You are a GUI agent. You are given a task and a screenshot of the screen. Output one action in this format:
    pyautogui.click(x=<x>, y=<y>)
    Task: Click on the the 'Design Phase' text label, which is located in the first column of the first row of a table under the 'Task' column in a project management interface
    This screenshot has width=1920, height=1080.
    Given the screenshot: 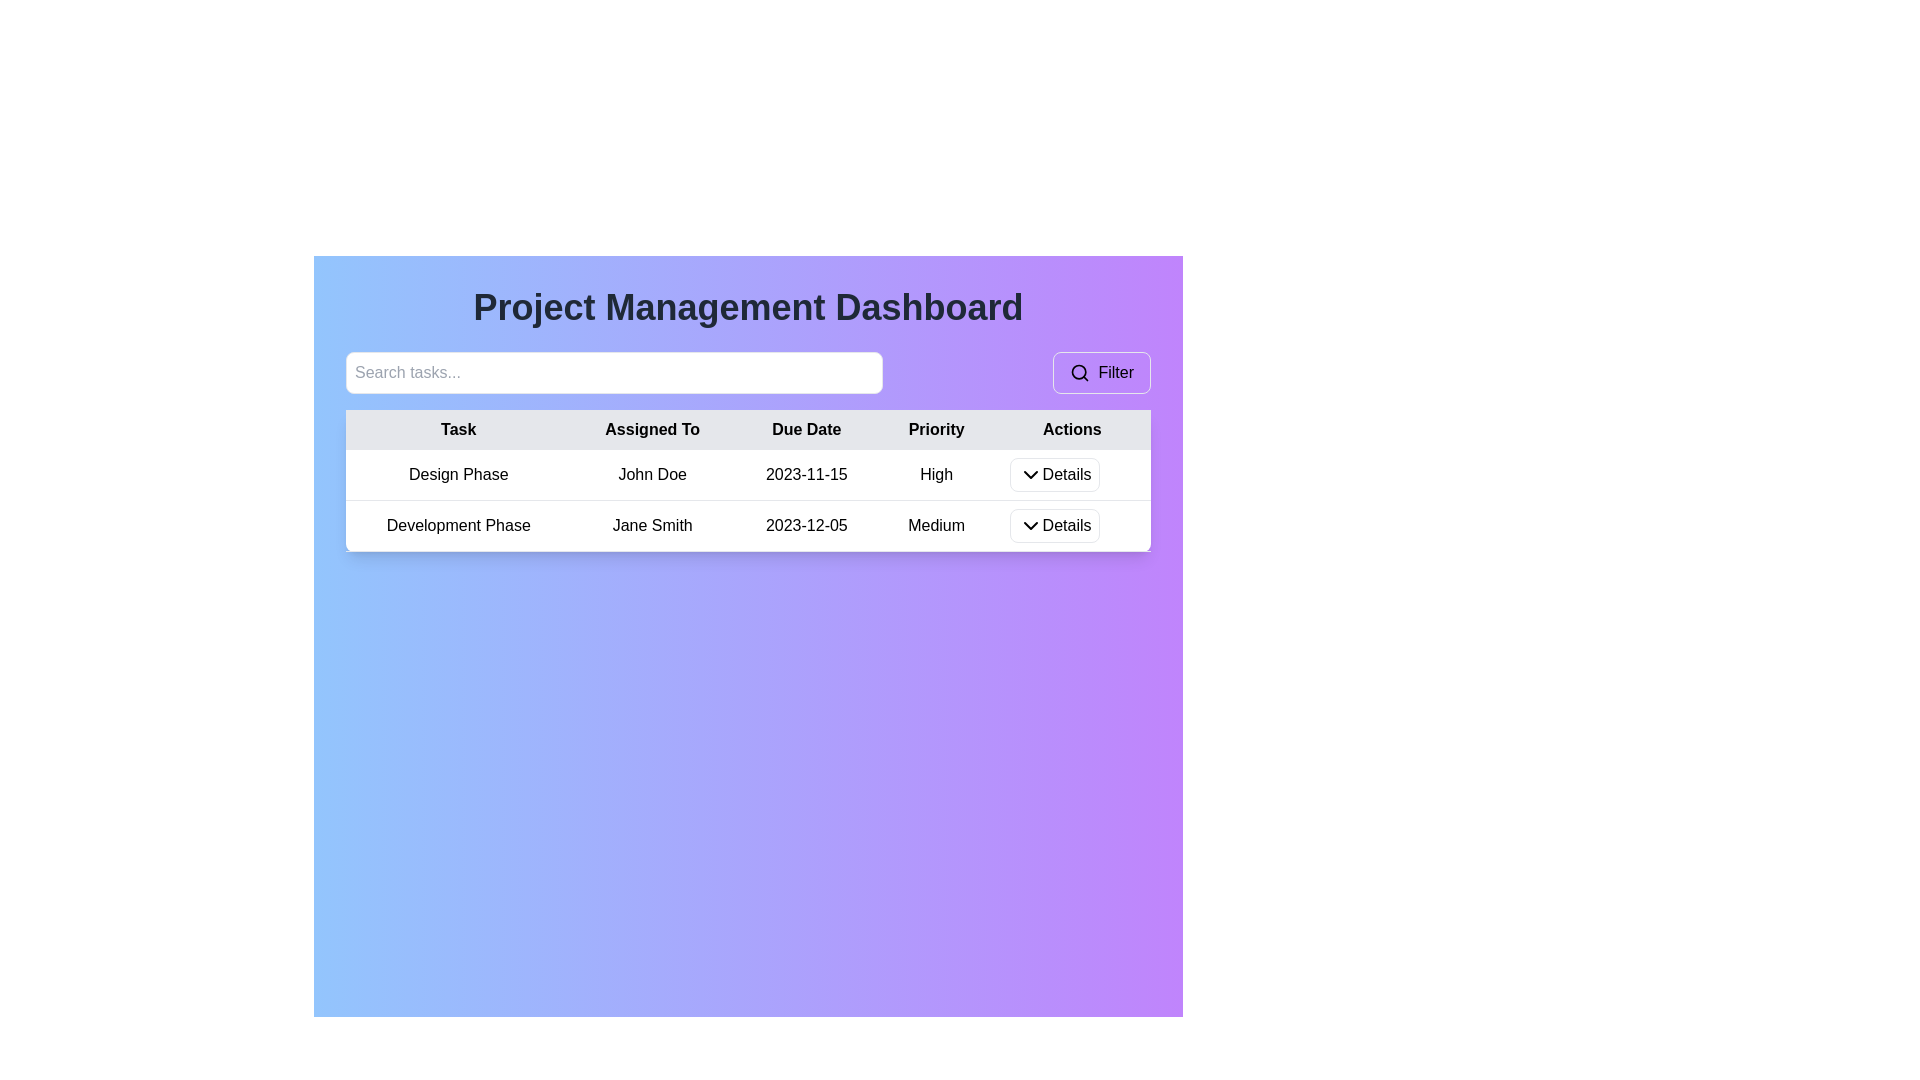 What is the action you would take?
    pyautogui.click(x=457, y=475)
    